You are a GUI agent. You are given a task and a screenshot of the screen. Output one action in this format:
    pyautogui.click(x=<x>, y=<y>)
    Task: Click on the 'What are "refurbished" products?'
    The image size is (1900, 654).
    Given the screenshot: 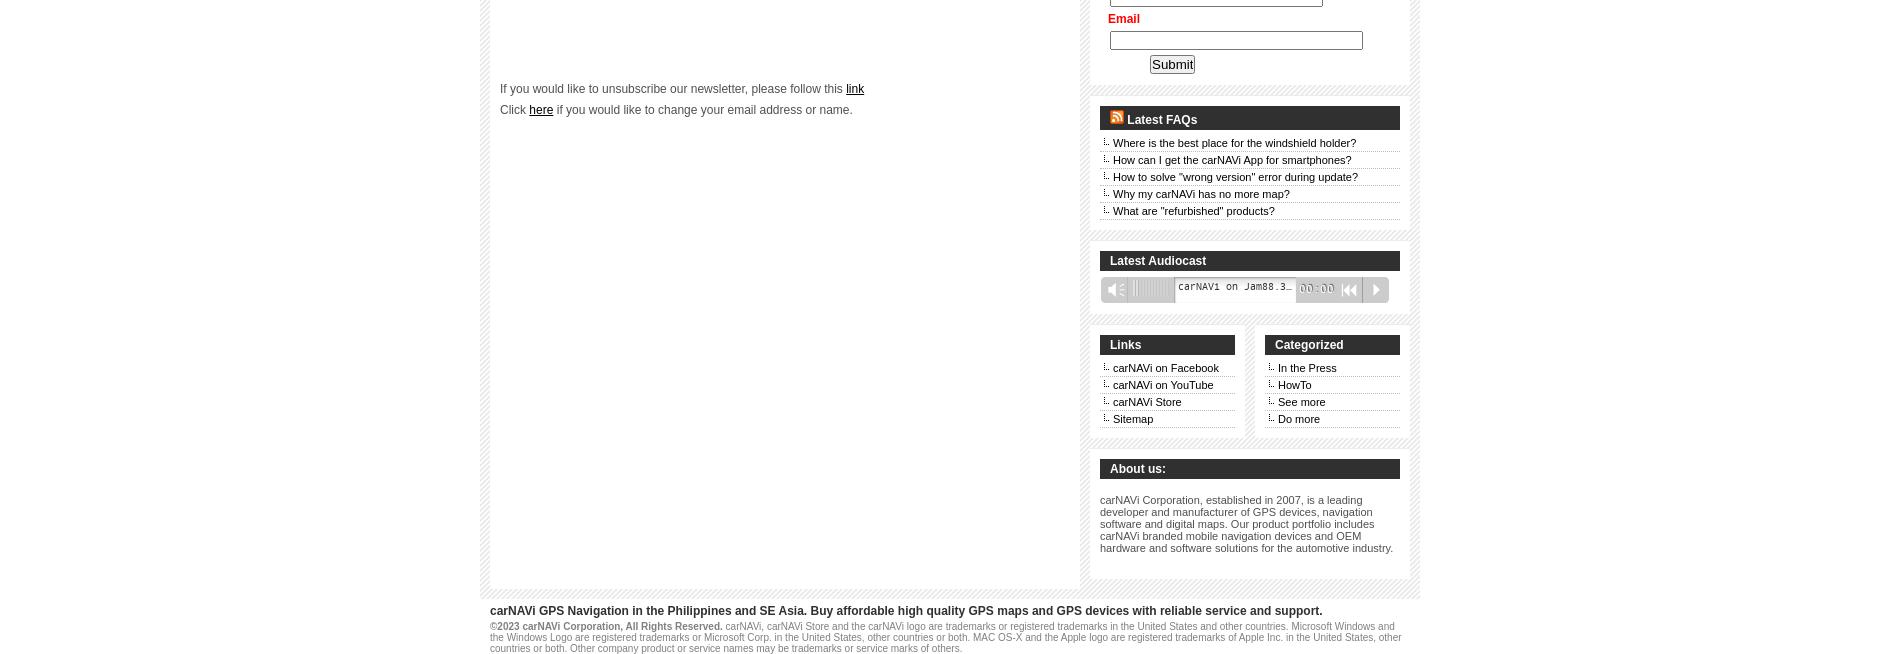 What is the action you would take?
    pyautogui.click(x=1192, y=209)
    